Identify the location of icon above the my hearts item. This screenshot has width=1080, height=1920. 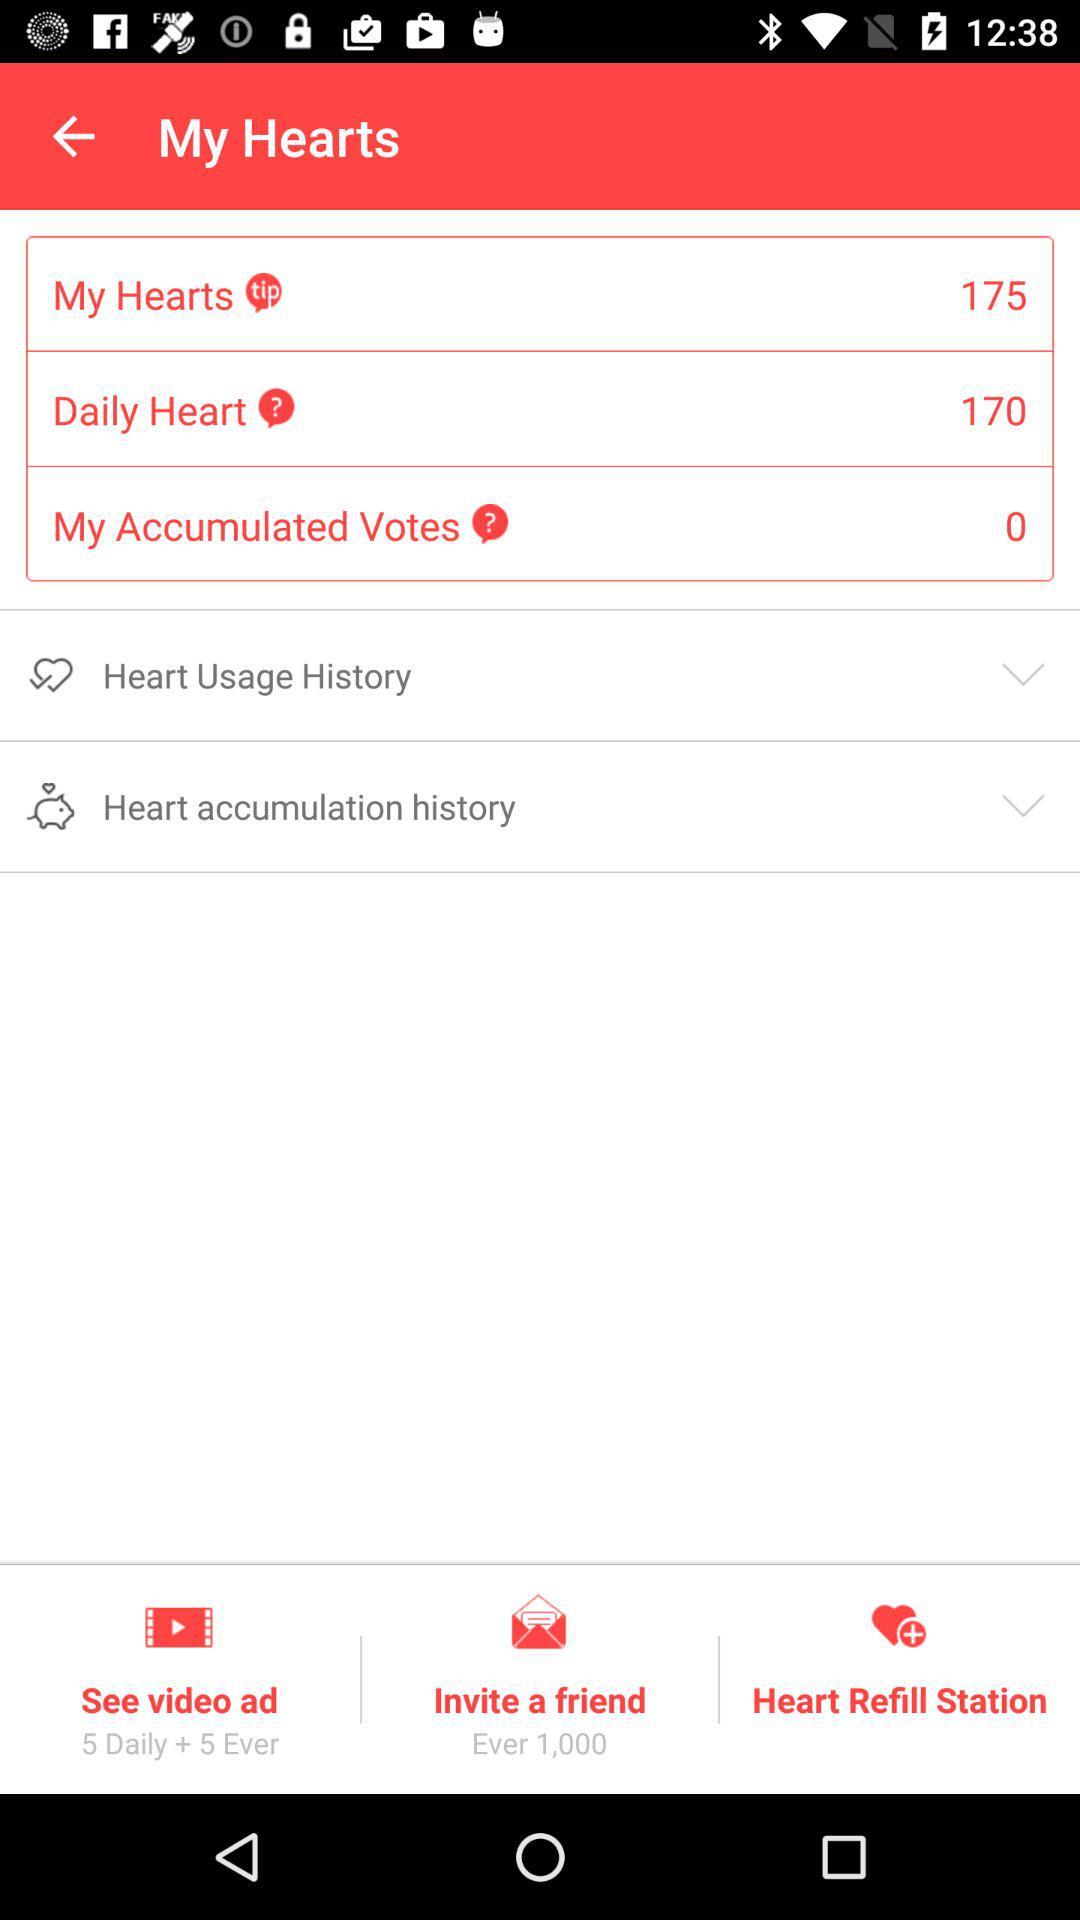
(72, 135).